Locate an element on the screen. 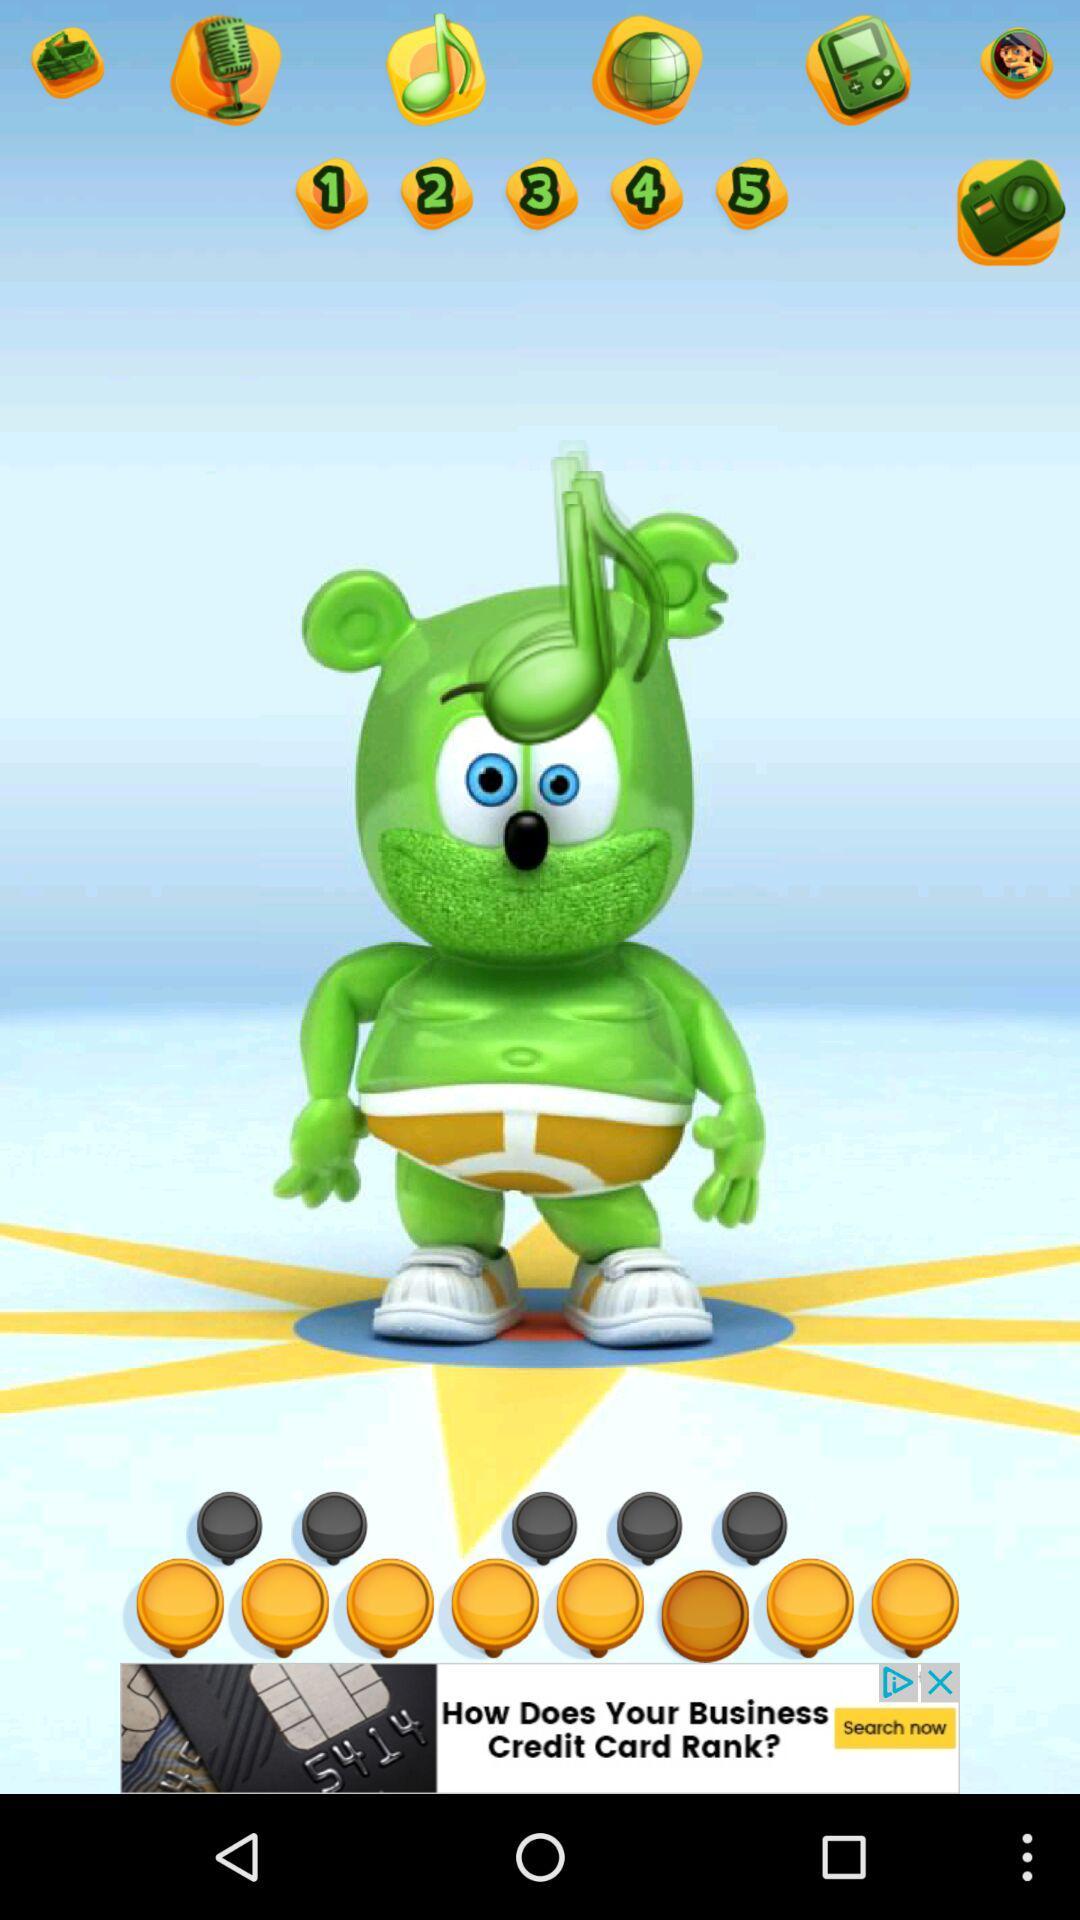 The width and height of the screenshot is (1080, 1920). the microphone icon is located at coordinates (645, 77).